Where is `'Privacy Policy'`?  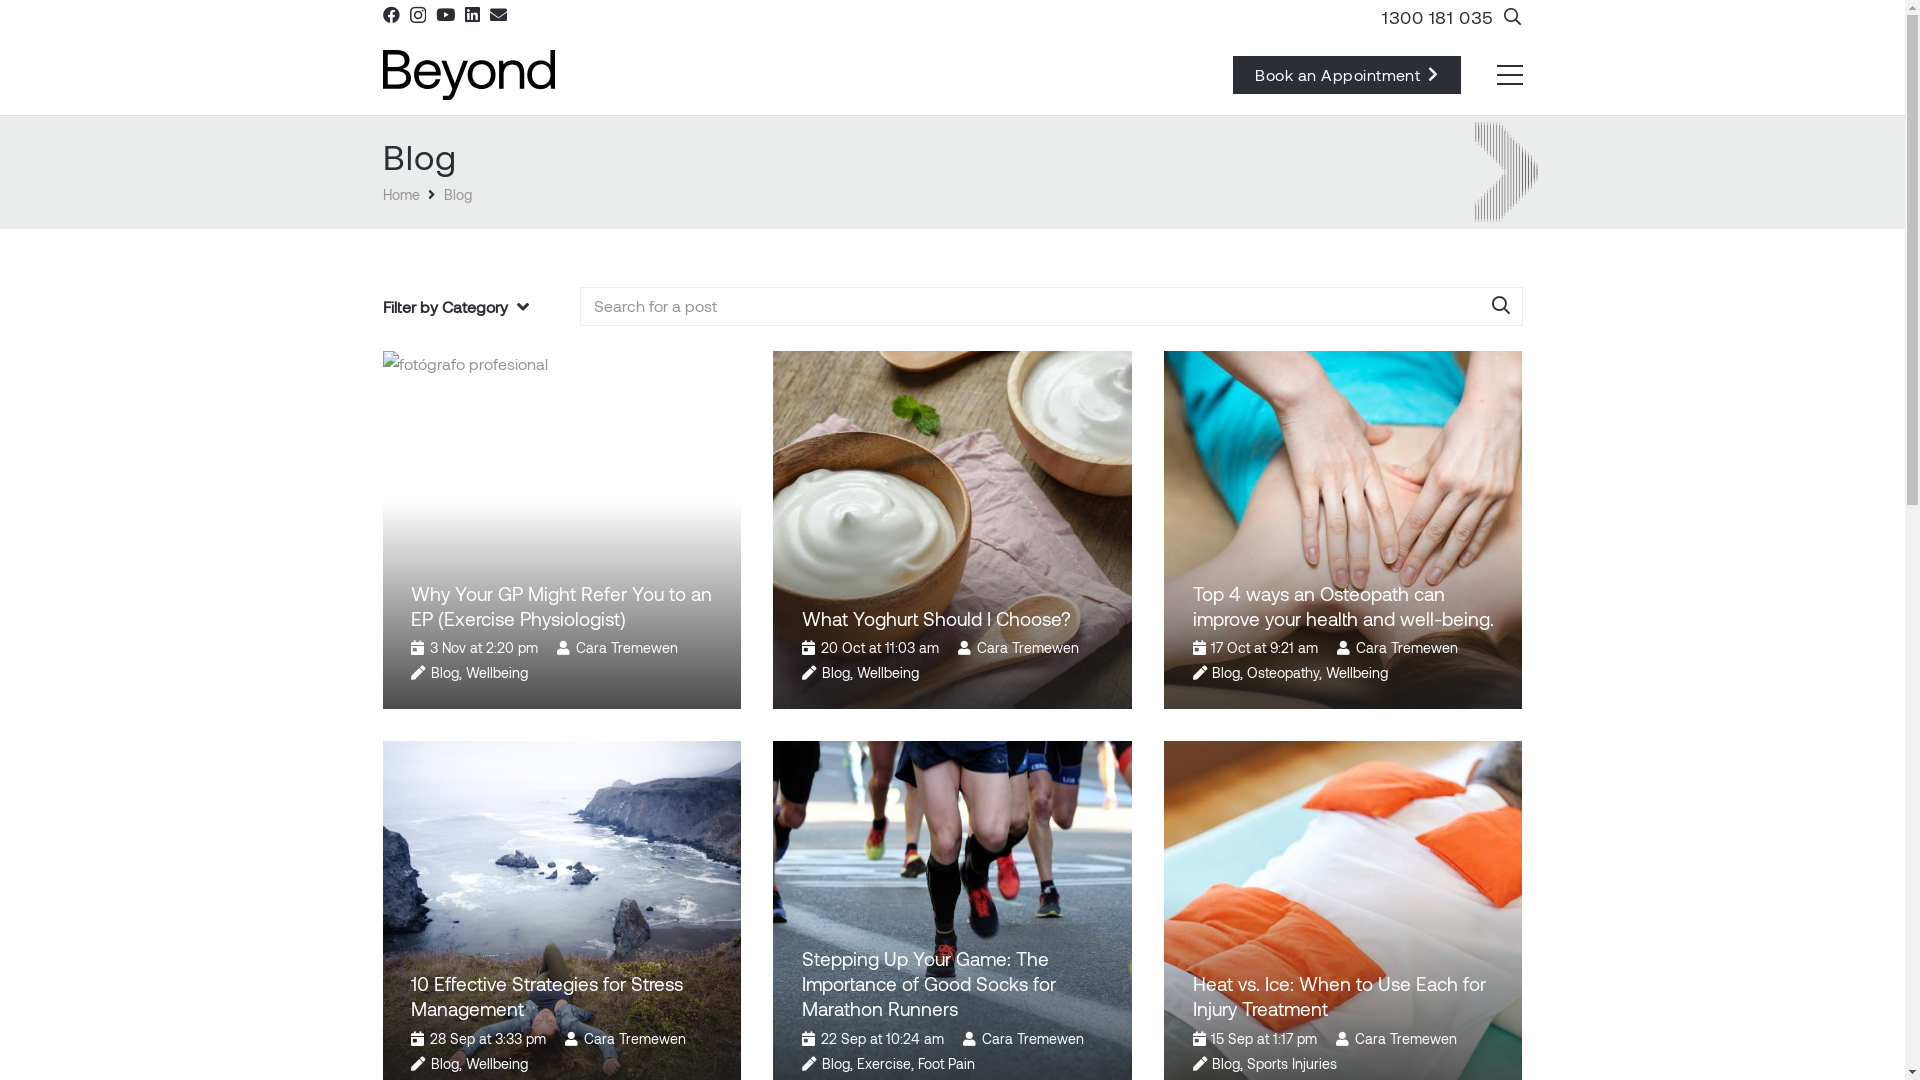
'Privacy Policy' is located at coordinates (951, 1055).